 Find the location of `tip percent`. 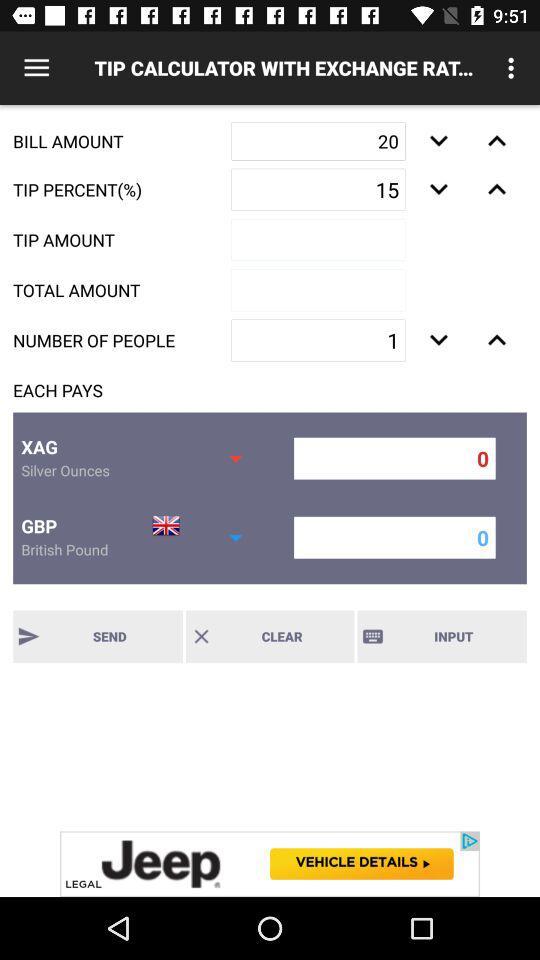

tip percent is located at coordinates (496, 189).